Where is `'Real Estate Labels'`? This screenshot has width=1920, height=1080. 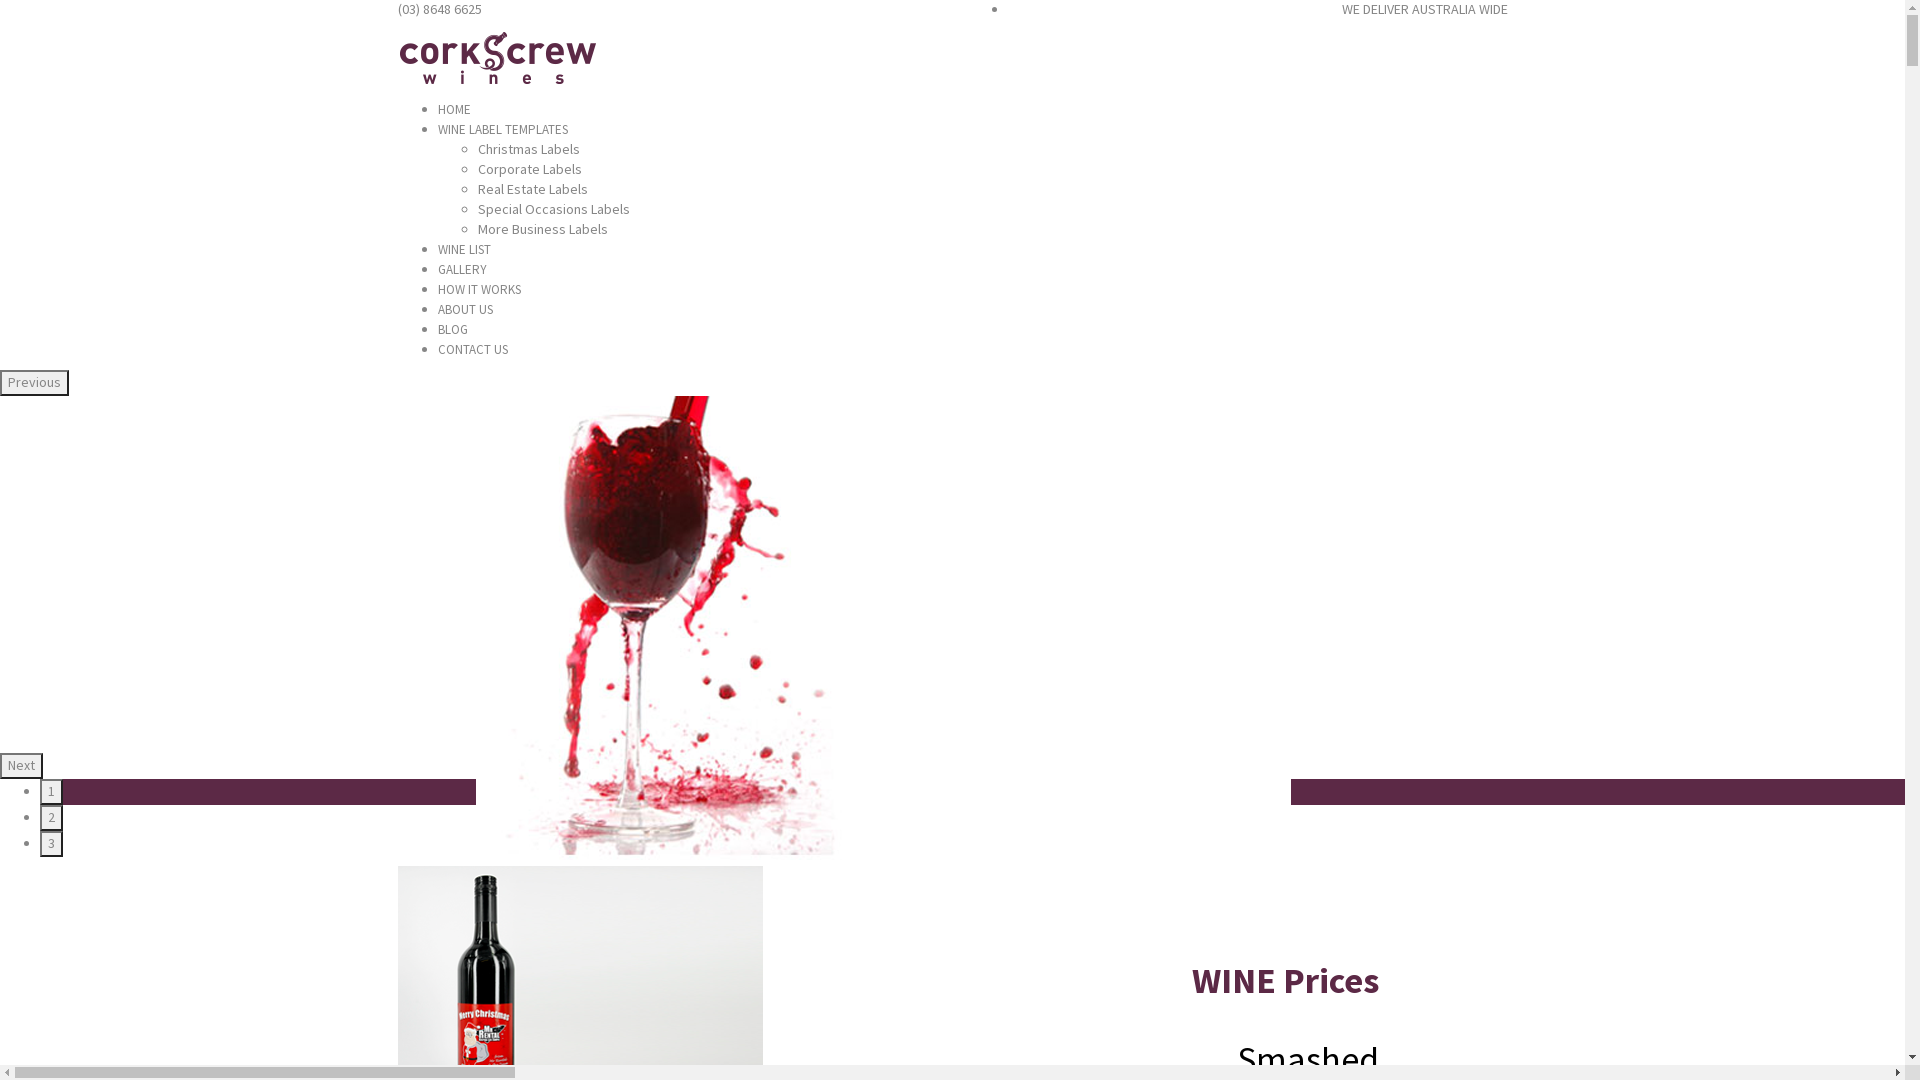
'Real Estate Labels' is located at coordinates (532, 189).